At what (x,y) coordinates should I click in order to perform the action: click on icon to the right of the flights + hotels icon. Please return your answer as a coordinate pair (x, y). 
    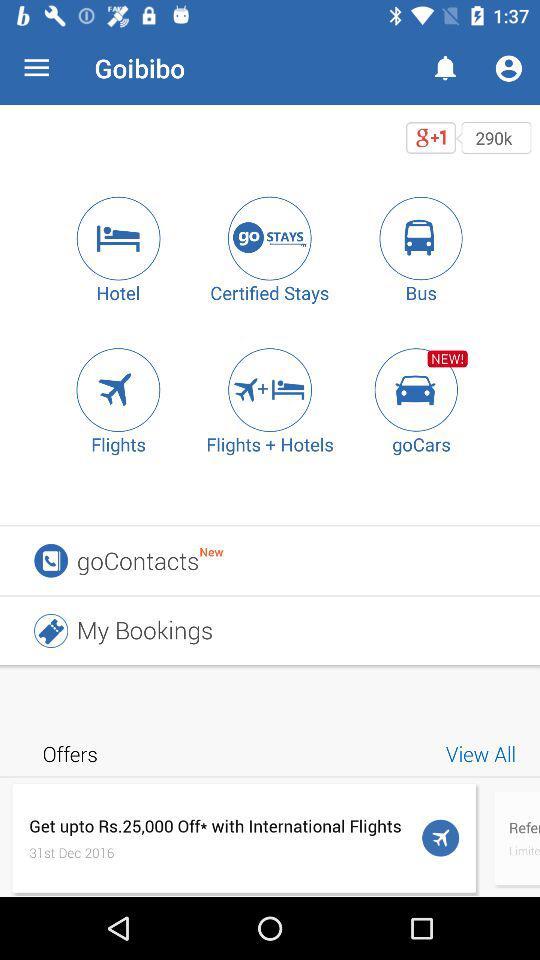
    Looking at the image, I should click on (420, 388).